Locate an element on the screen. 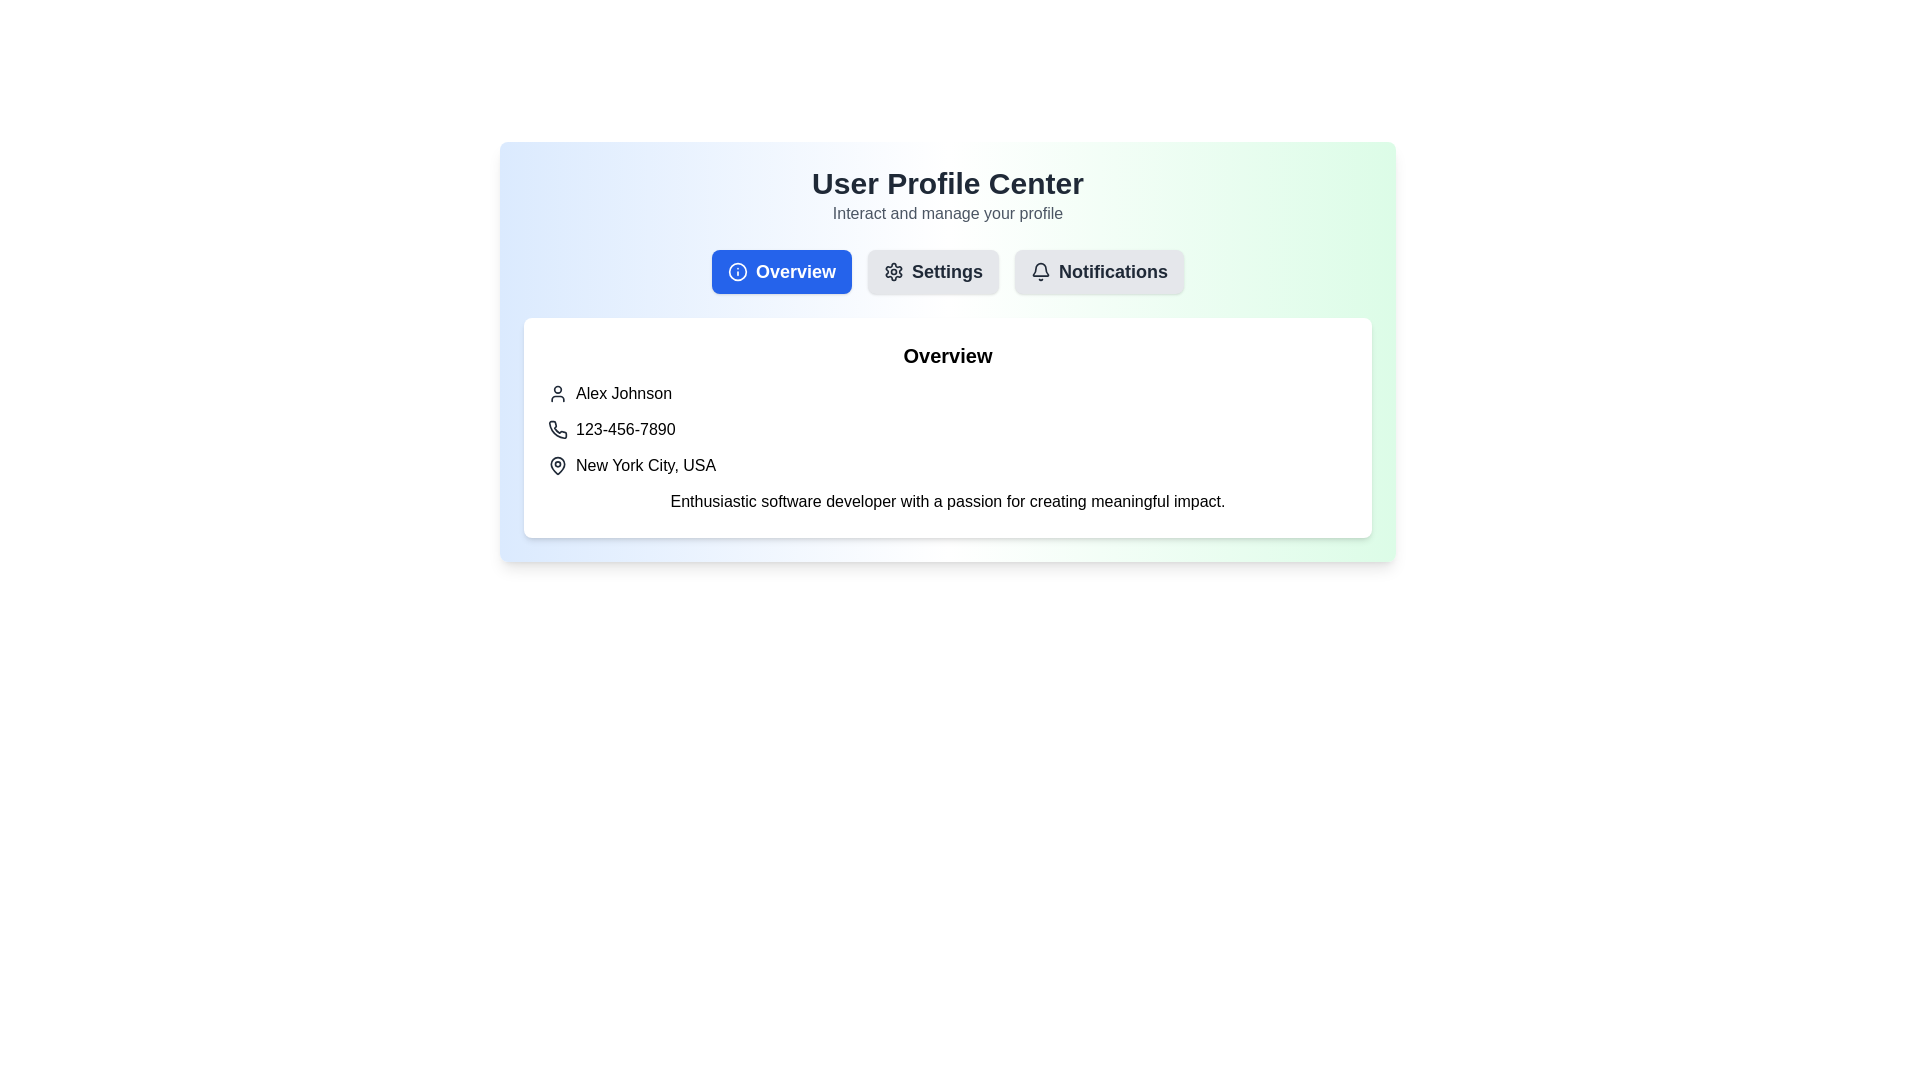 This screenshot has height=1080, width=1920. the 'Settings' text-based navigation link, which is the second option in the menu row, positioned to the right of the gear icon is located at coordinates (946, 272).